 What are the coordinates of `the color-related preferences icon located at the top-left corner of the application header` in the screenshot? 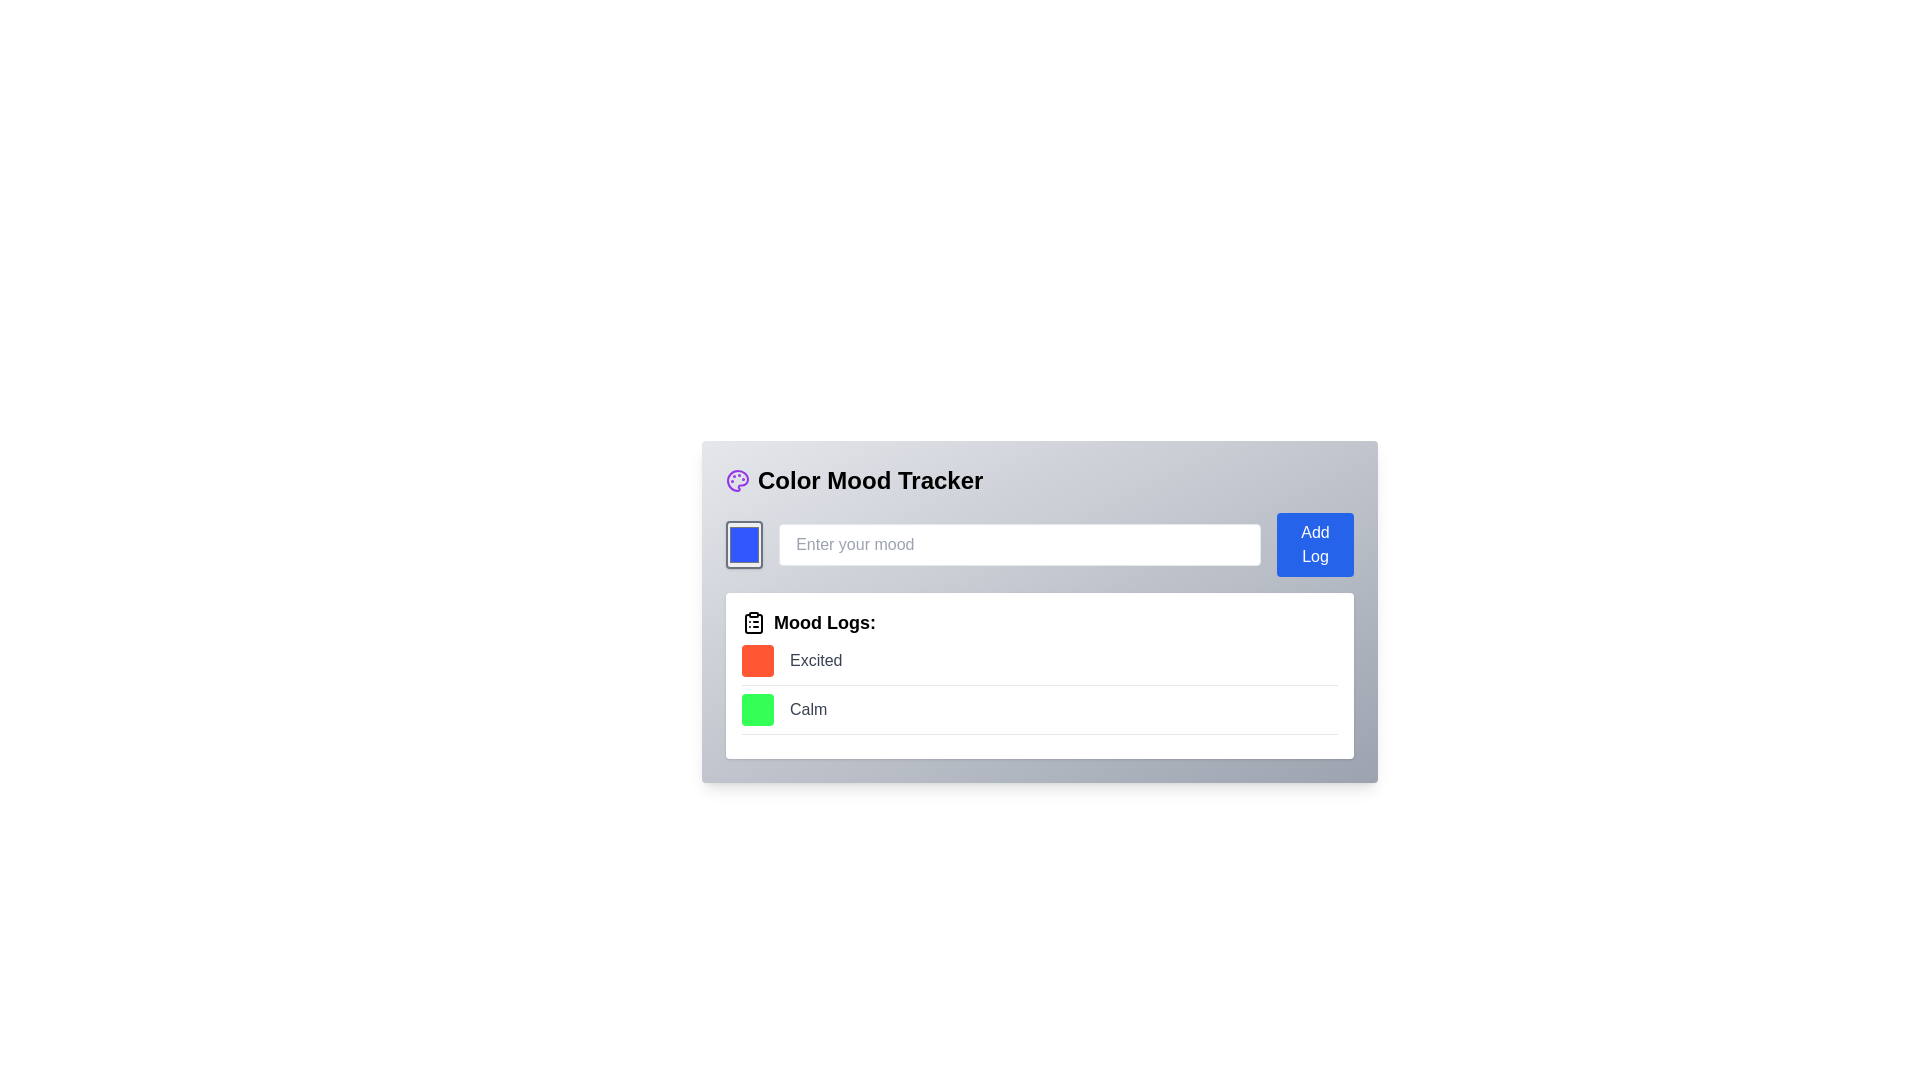 It's located at (737, 481).